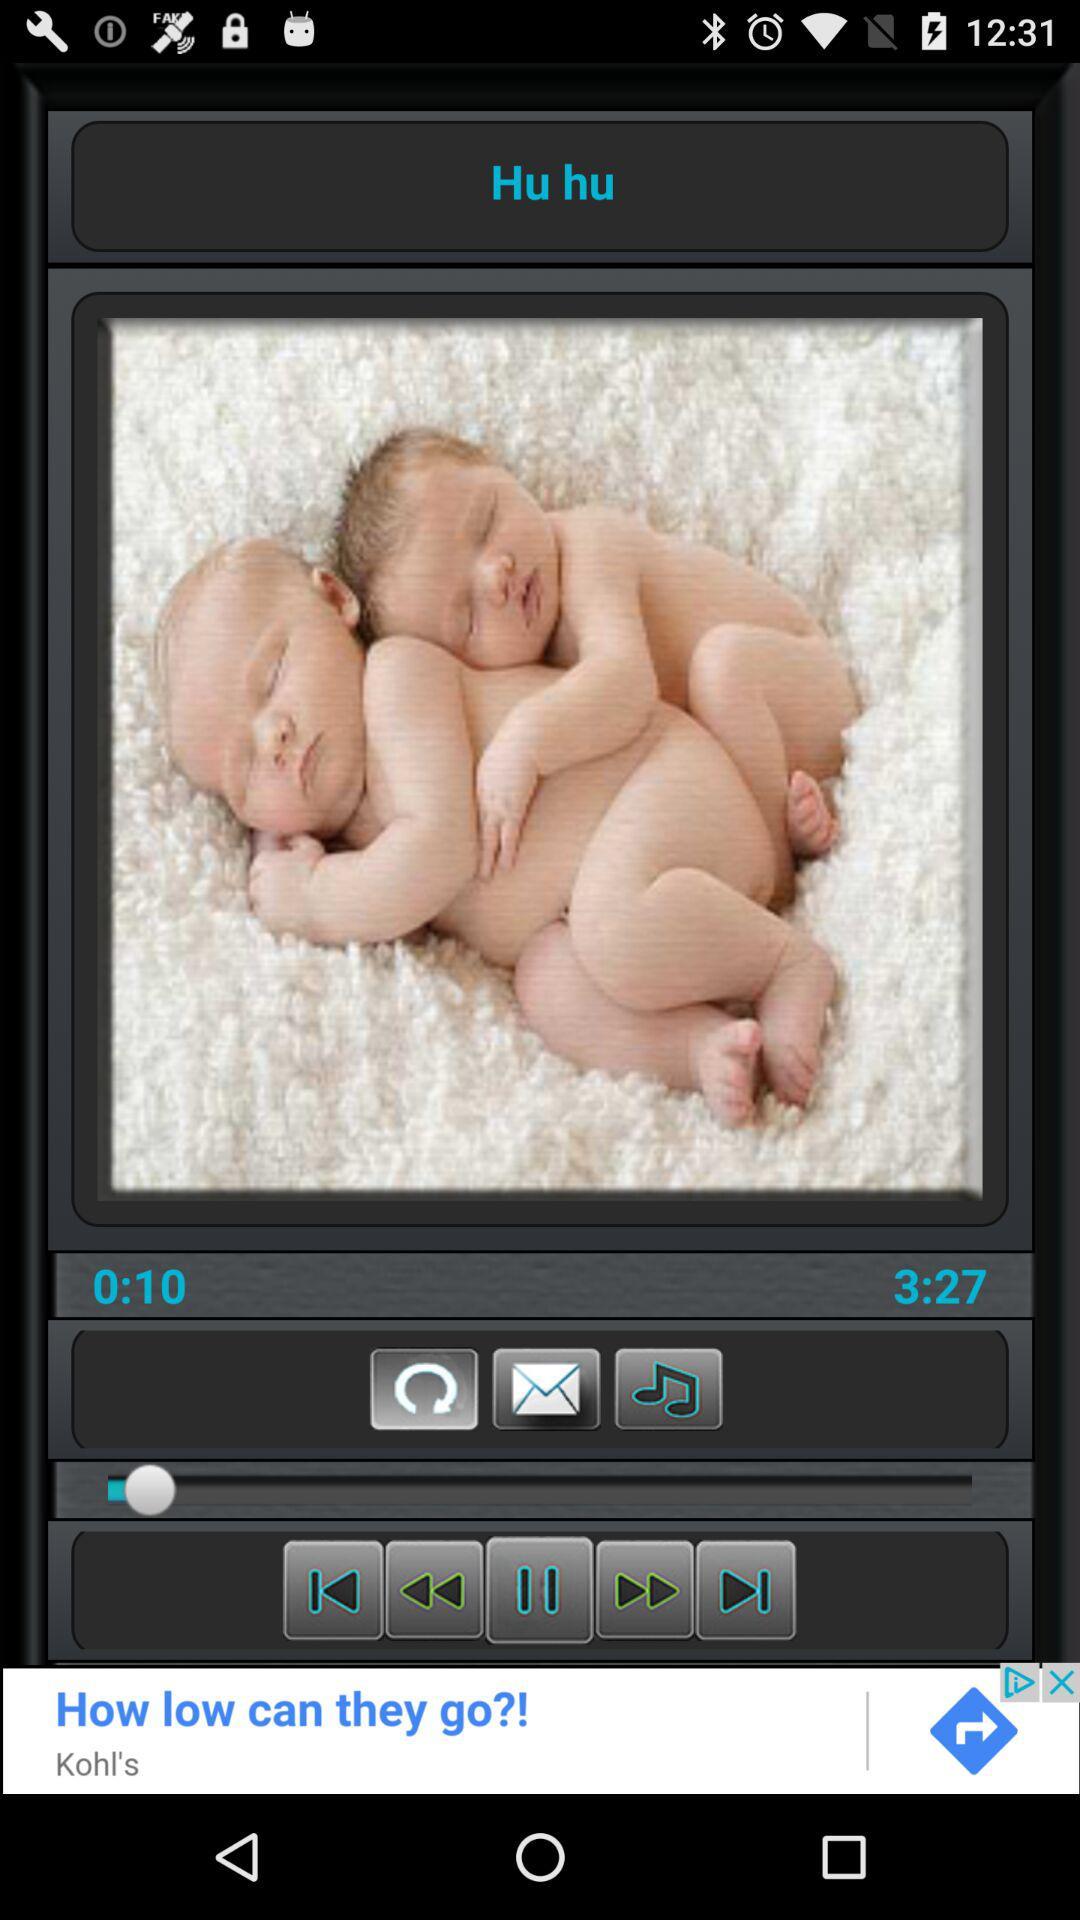 Image resolution: width=1080 pixels, height=1920 pixels. What do you see at coordinates (433, 1589) in the screenshot?
I see `rewind the video` at bounding box center [433, 1589].